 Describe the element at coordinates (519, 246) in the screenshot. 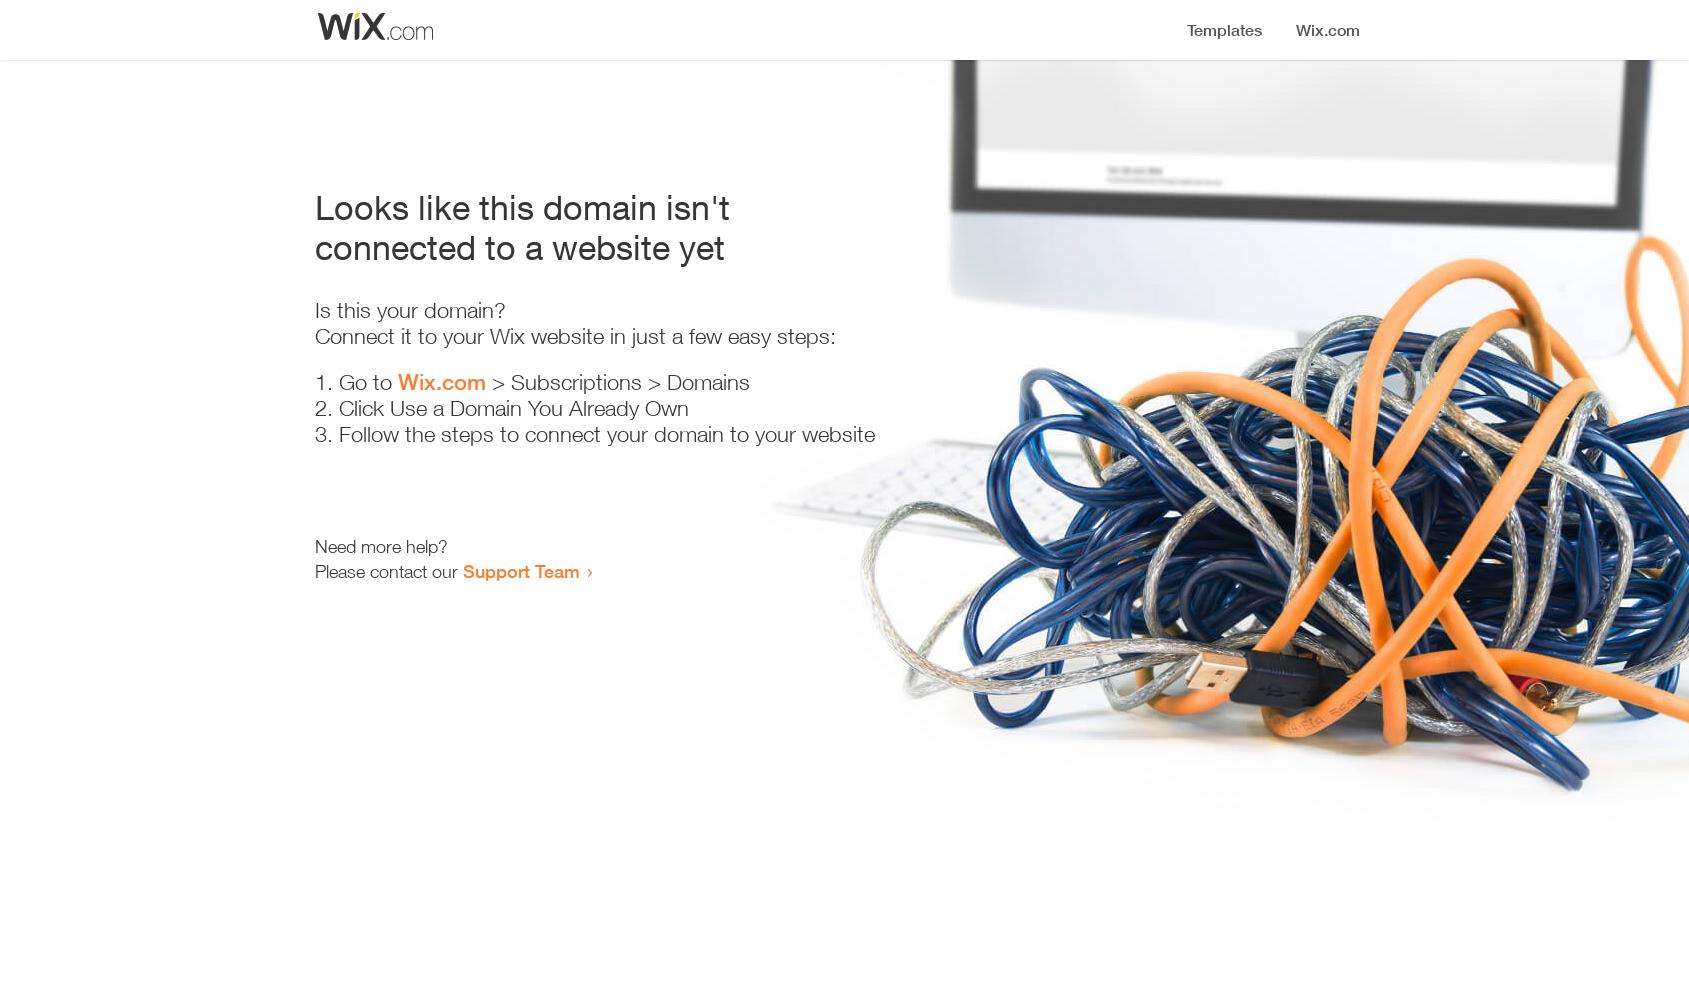

I see `'connected to a website yet'` at that location.